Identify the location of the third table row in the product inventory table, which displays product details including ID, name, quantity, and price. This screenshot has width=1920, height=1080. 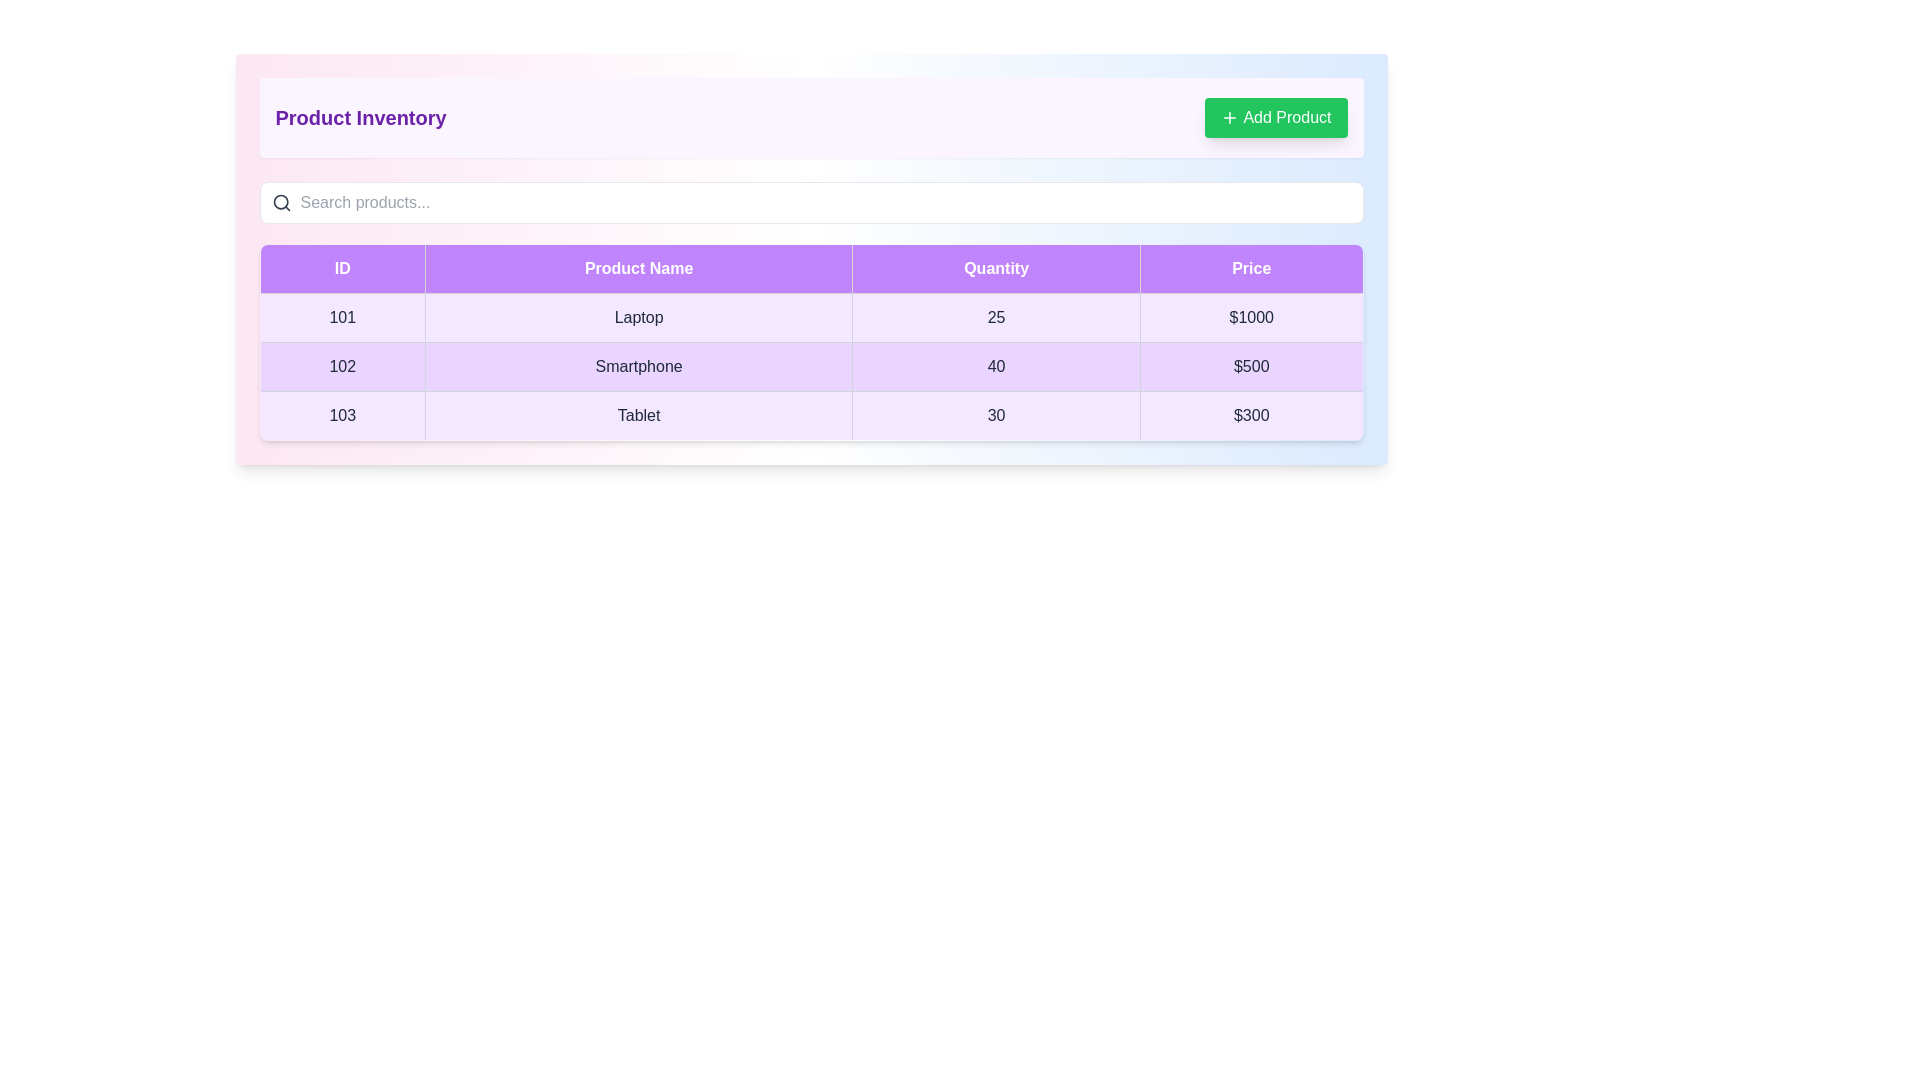
(811, 415).